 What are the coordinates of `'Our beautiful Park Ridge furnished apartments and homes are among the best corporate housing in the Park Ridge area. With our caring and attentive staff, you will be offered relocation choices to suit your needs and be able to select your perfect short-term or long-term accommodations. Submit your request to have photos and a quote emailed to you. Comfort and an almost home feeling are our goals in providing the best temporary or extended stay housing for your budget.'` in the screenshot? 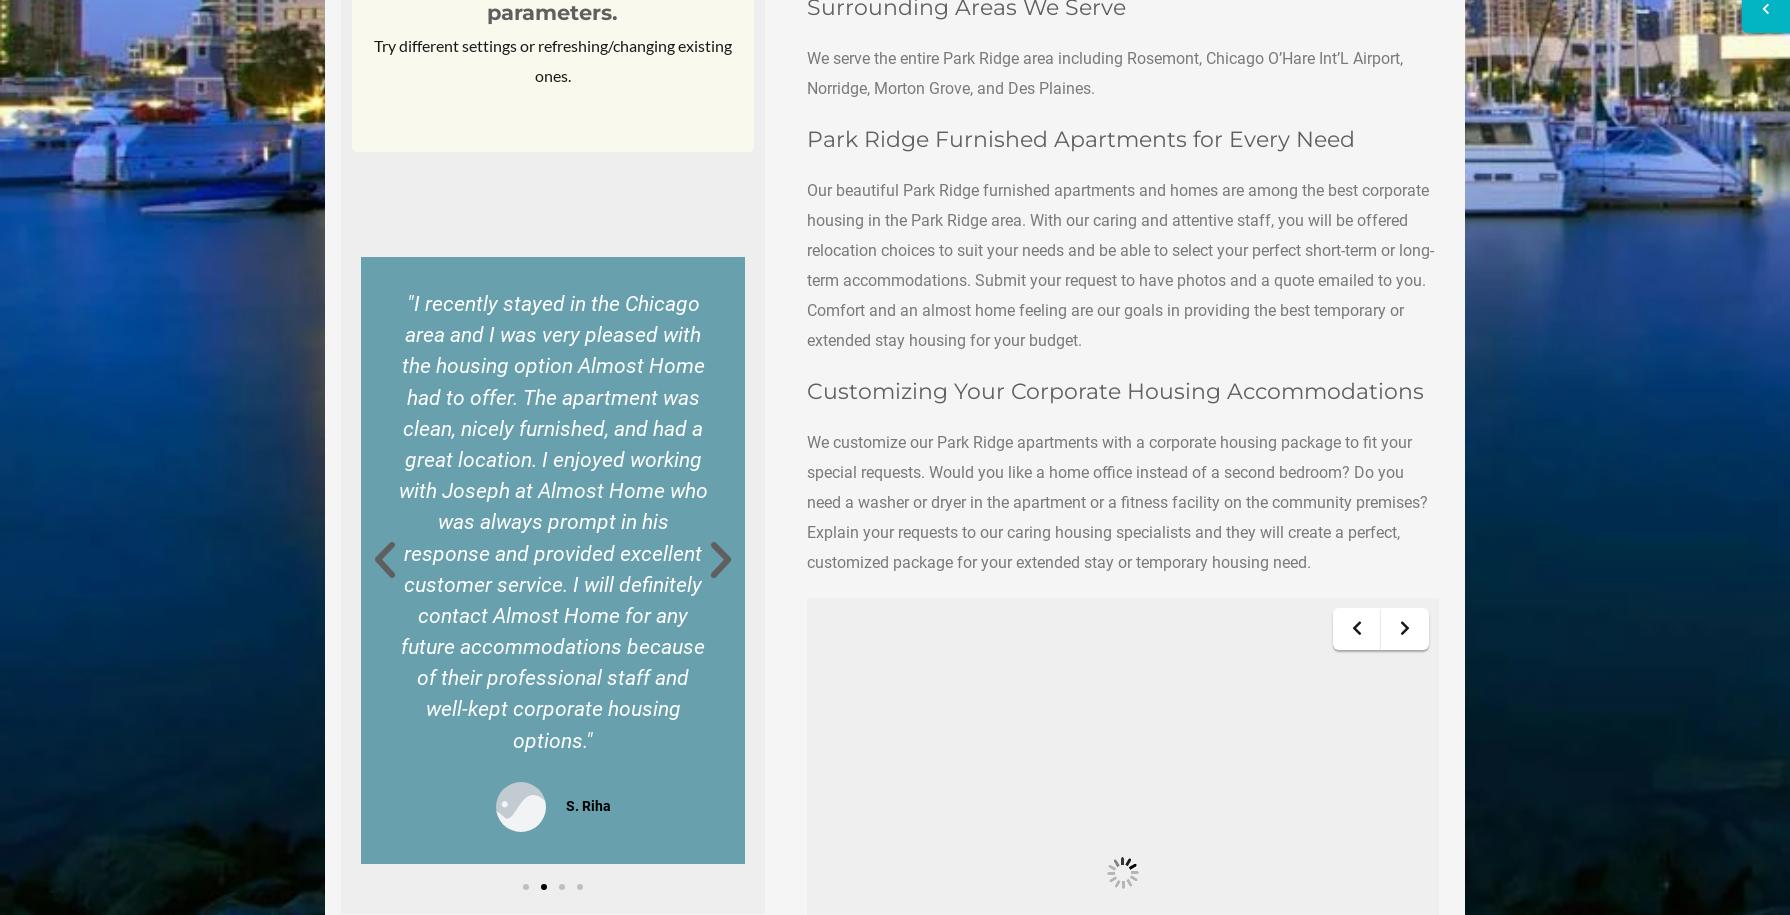 It's located at (805, 263).